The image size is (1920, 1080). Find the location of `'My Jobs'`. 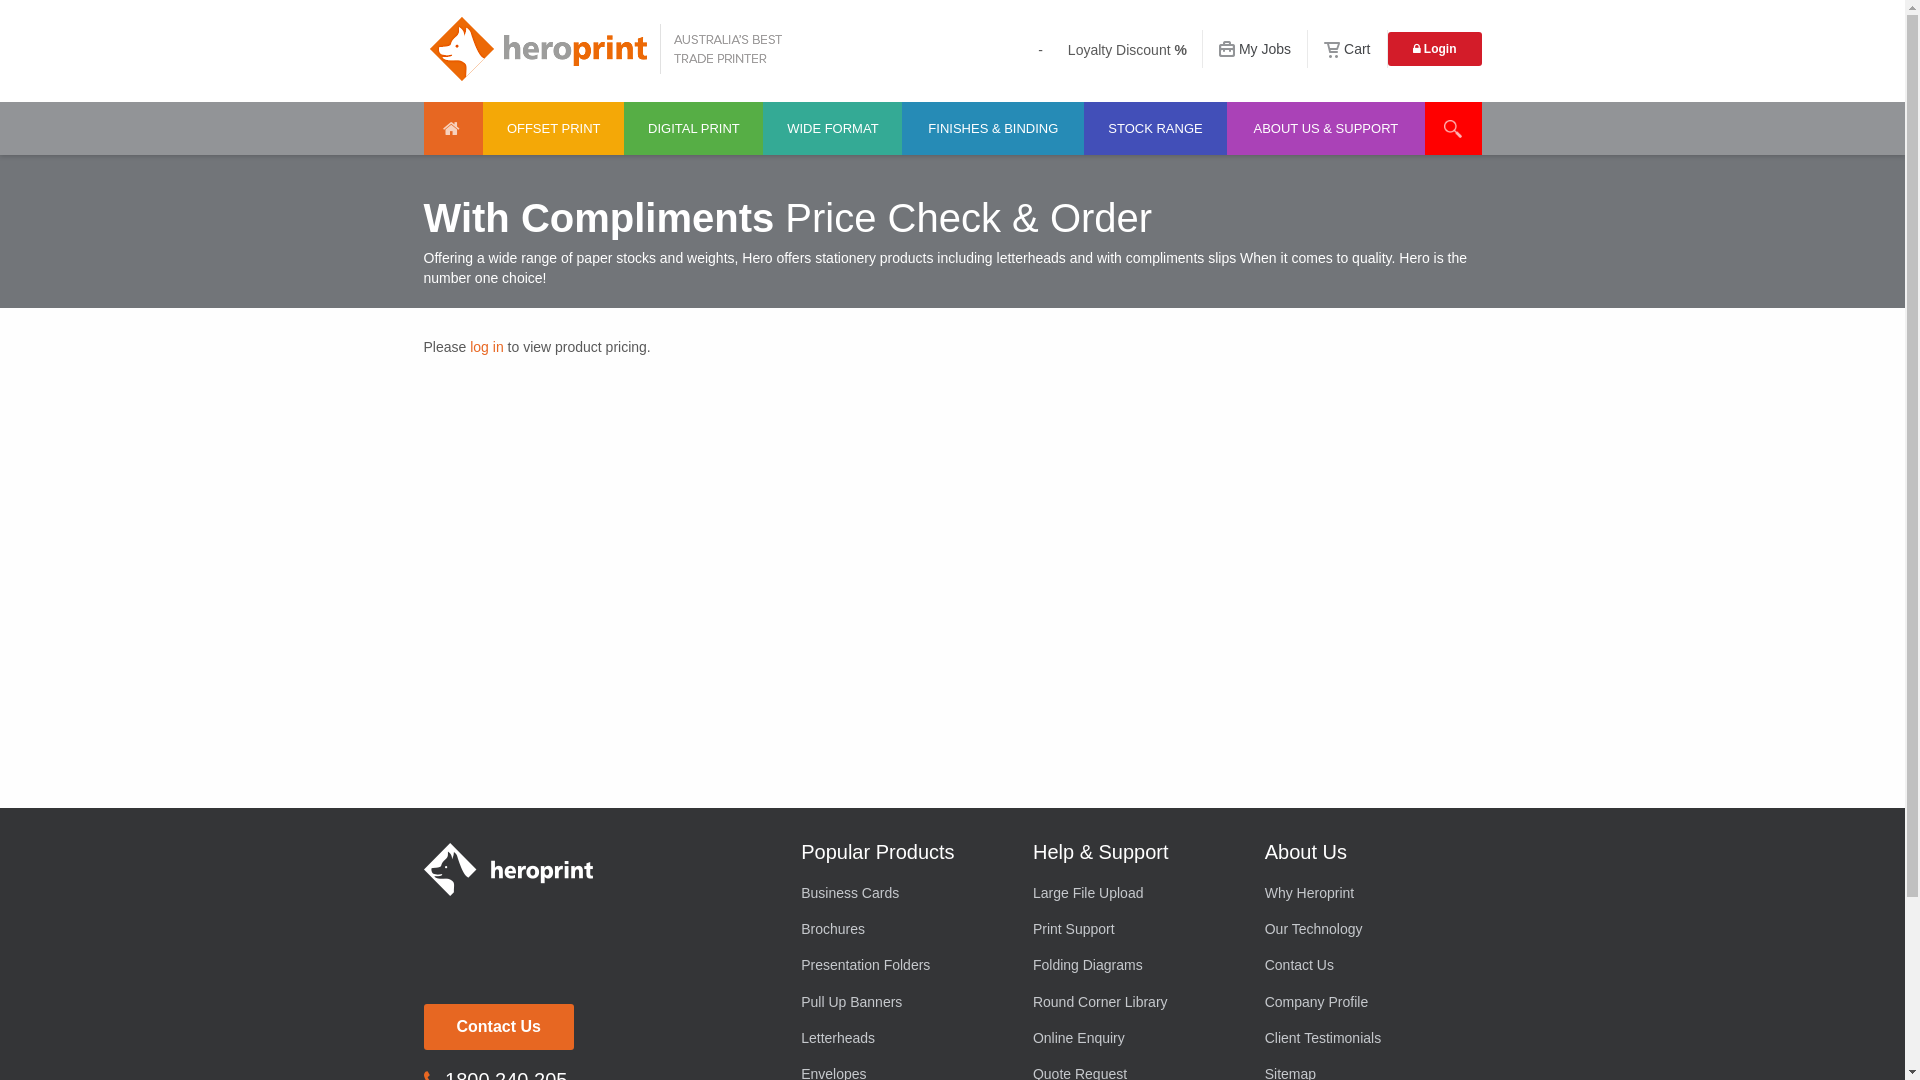

'My Jobs' is located at coordinates (1253, 48).